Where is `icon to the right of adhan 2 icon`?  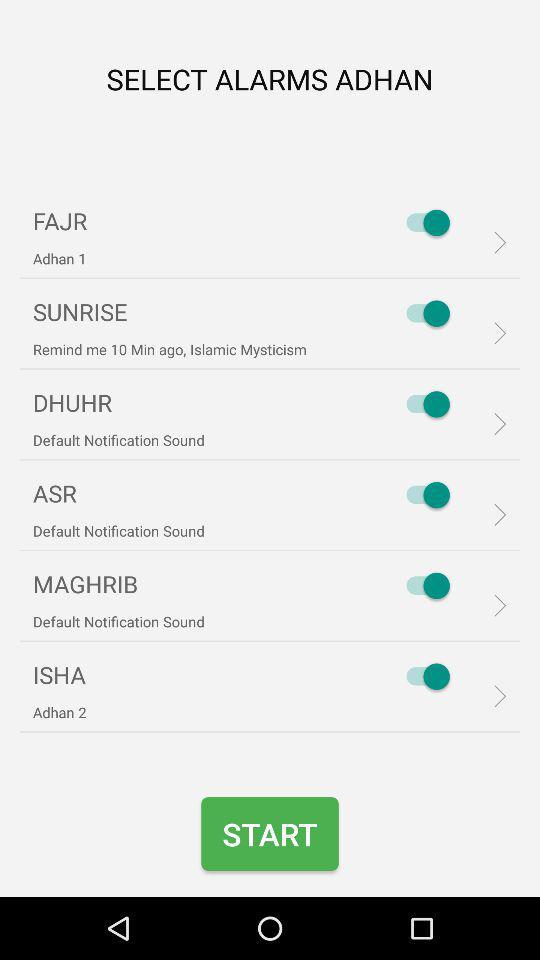
icon to the right of adhan 2 icon is located at coordinates (422, 676).